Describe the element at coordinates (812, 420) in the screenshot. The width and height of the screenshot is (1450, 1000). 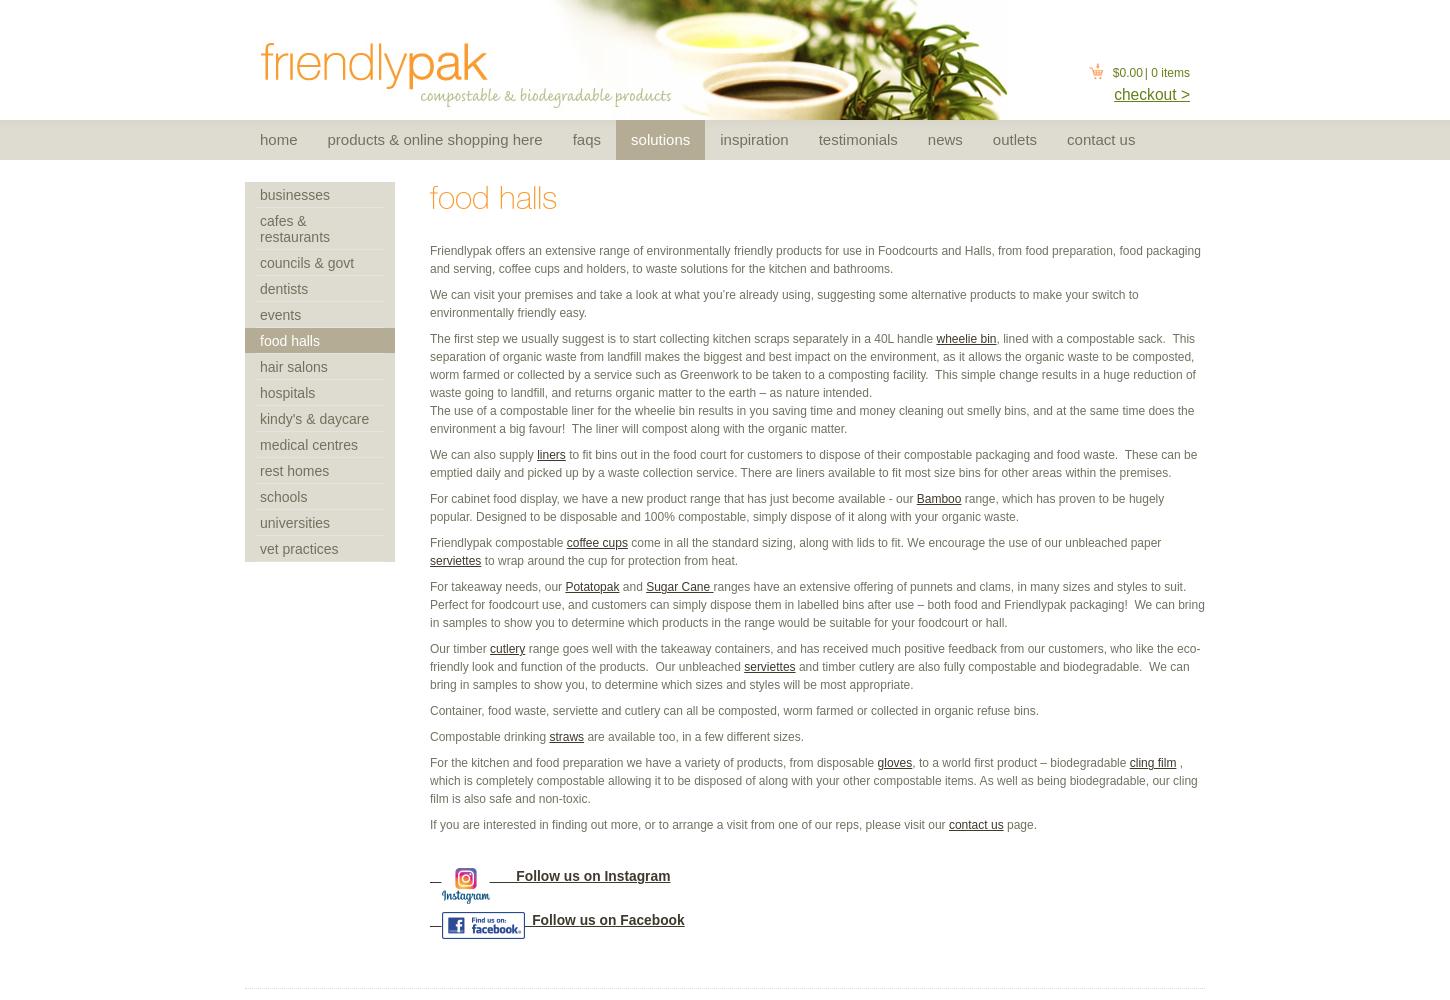
I see `'The use of a compostable liner for the wheelie bin results in you saving time and money cleaning out smelly bins, and at the same time does the environment a big favour!  The liner will compost along with the organic matter.'` at that location.